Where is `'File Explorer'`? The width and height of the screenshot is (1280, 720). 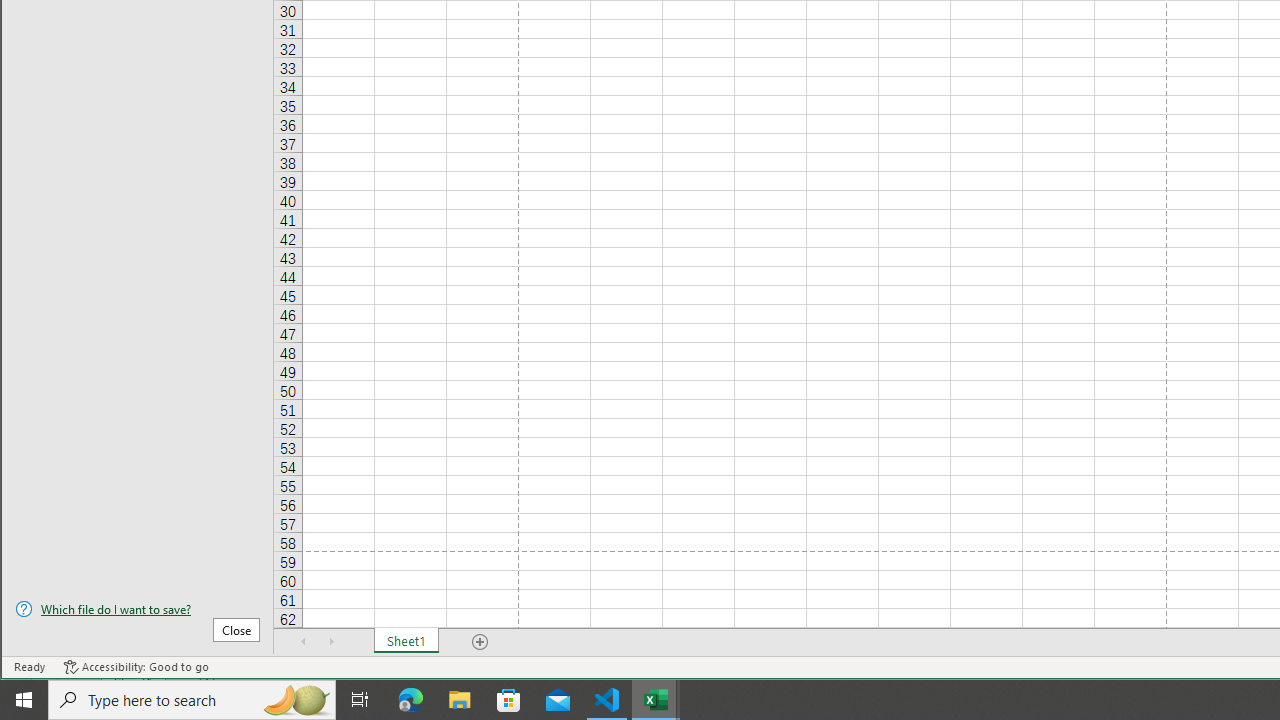 'File Explorer' is located at coordinates (459, 698).